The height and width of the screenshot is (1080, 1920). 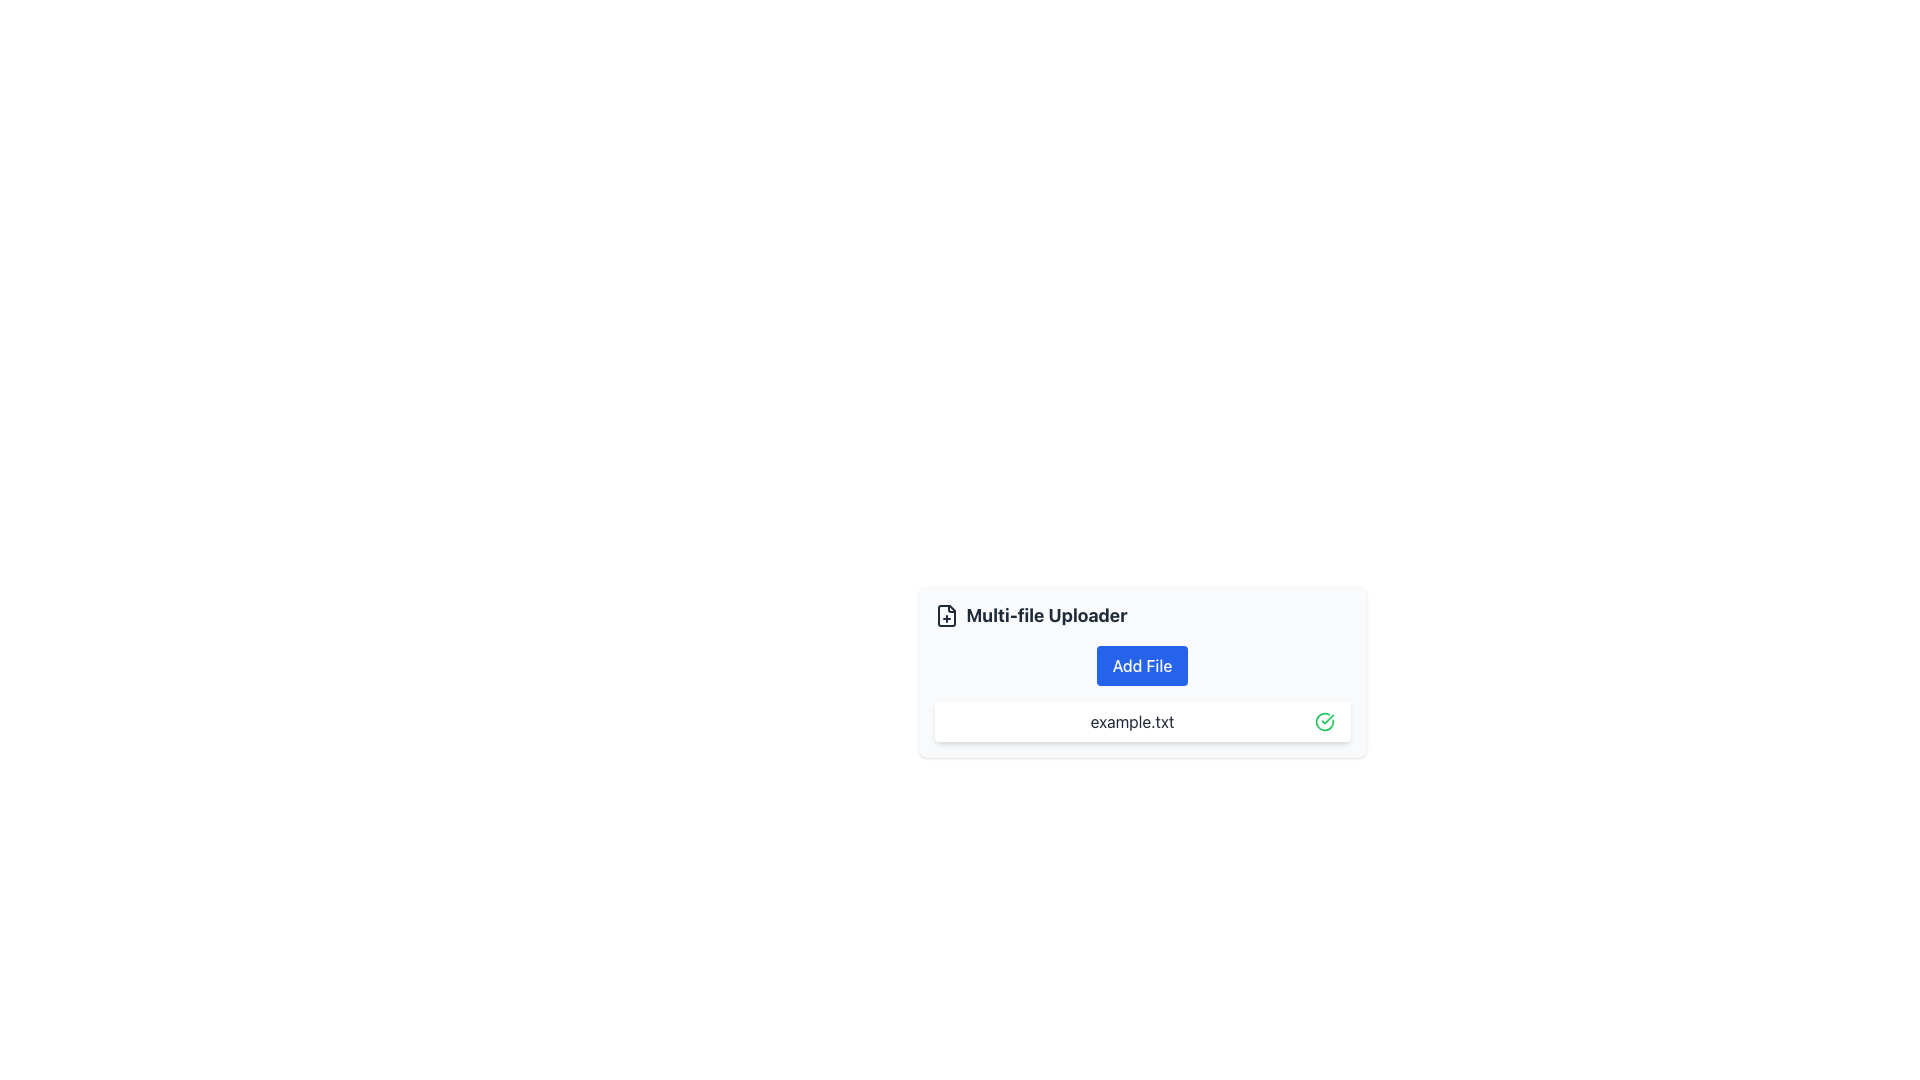 I want to click on the icon shaped like a document with a plus sign, located to the left of the 'Multi-file Uploader' text, so click(x=945, y=615).